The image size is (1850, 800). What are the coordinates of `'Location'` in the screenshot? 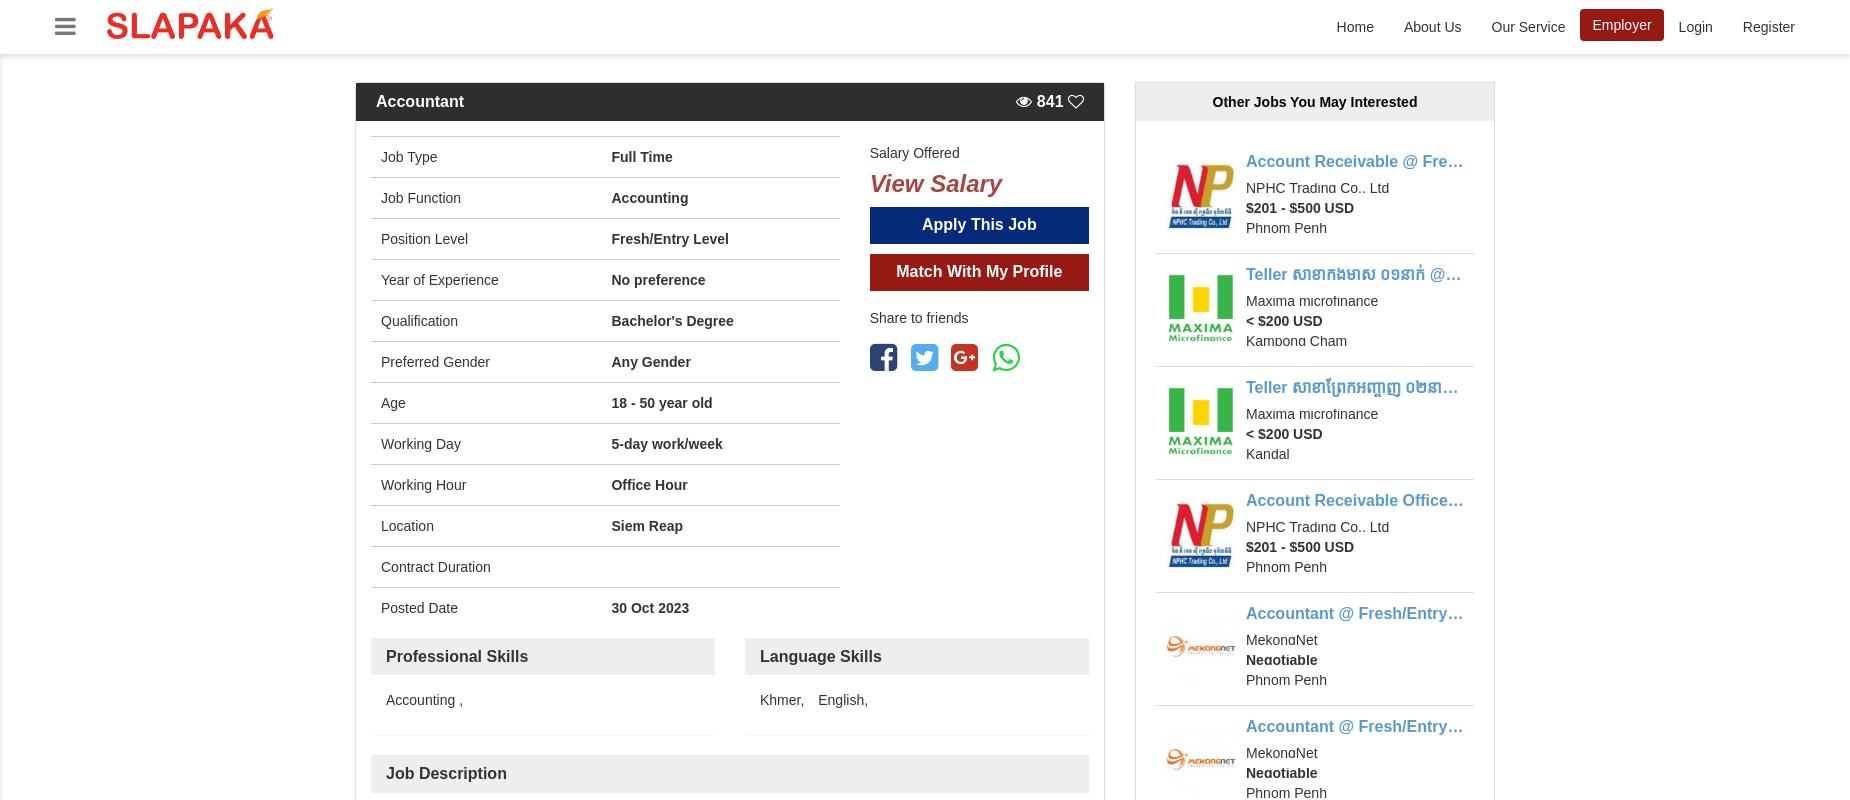 It's located at (379, 523).